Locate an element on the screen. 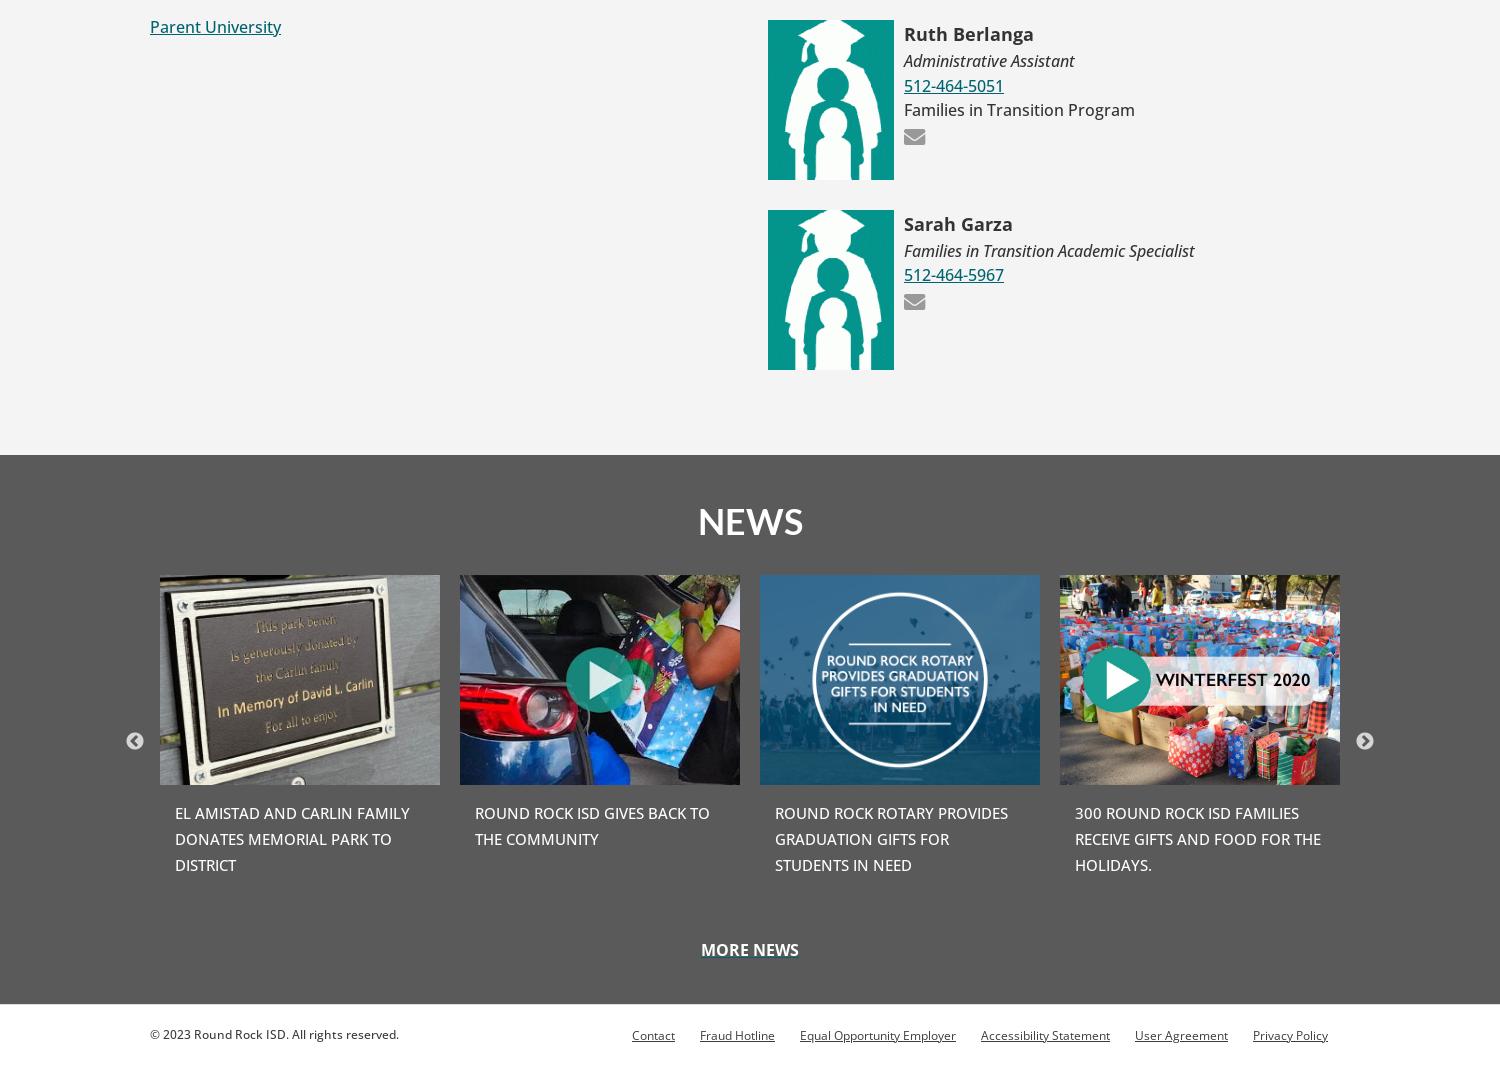 The image size is (1500, 1067). 'El Amistad and Carlin Family Donates Memorial Park to District' is located at coordinates (175, 837).